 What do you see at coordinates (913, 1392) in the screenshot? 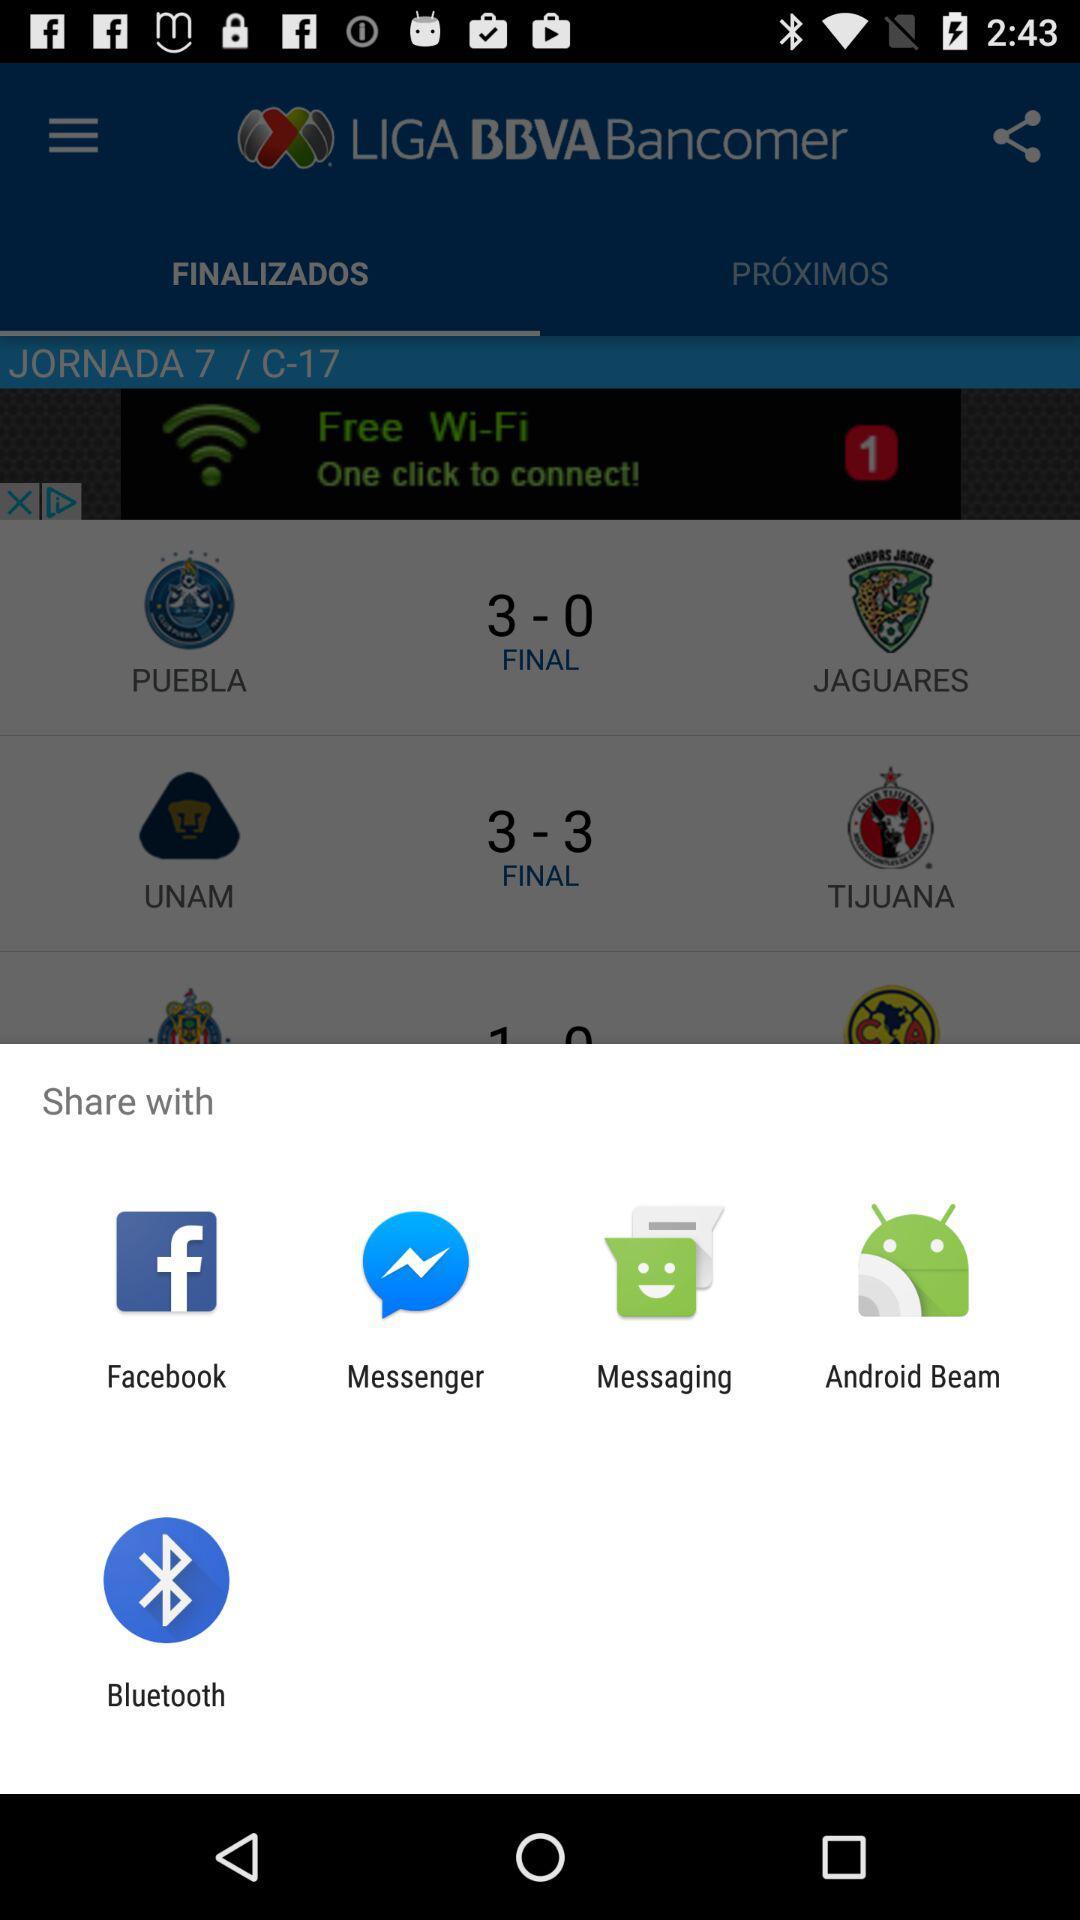
I see `android beam at the bottom right corner` at bounding box center [913, 1392].